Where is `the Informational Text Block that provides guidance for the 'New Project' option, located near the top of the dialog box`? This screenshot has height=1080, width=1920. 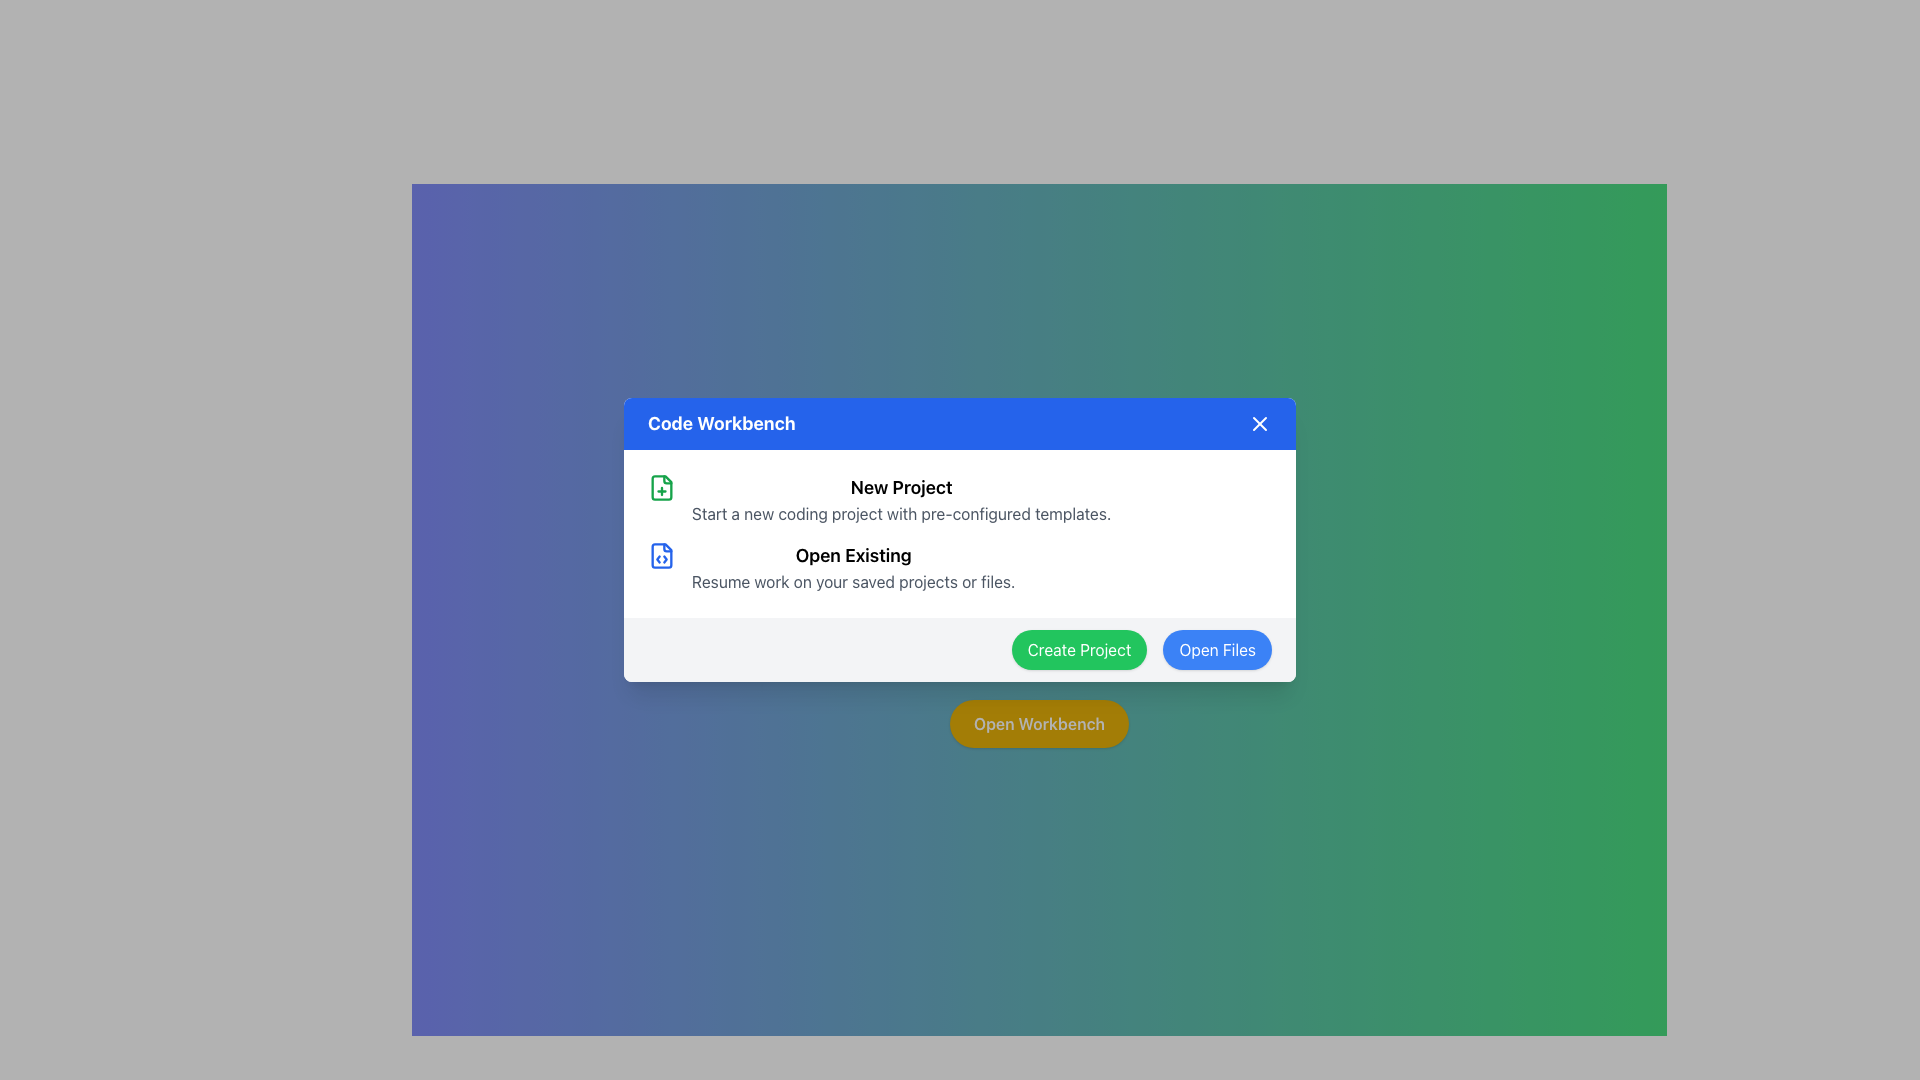
the Informational Text Block that provides guidance for the 'New Project' option, located near the top of the dialog box is located at coordinates (900, 499).